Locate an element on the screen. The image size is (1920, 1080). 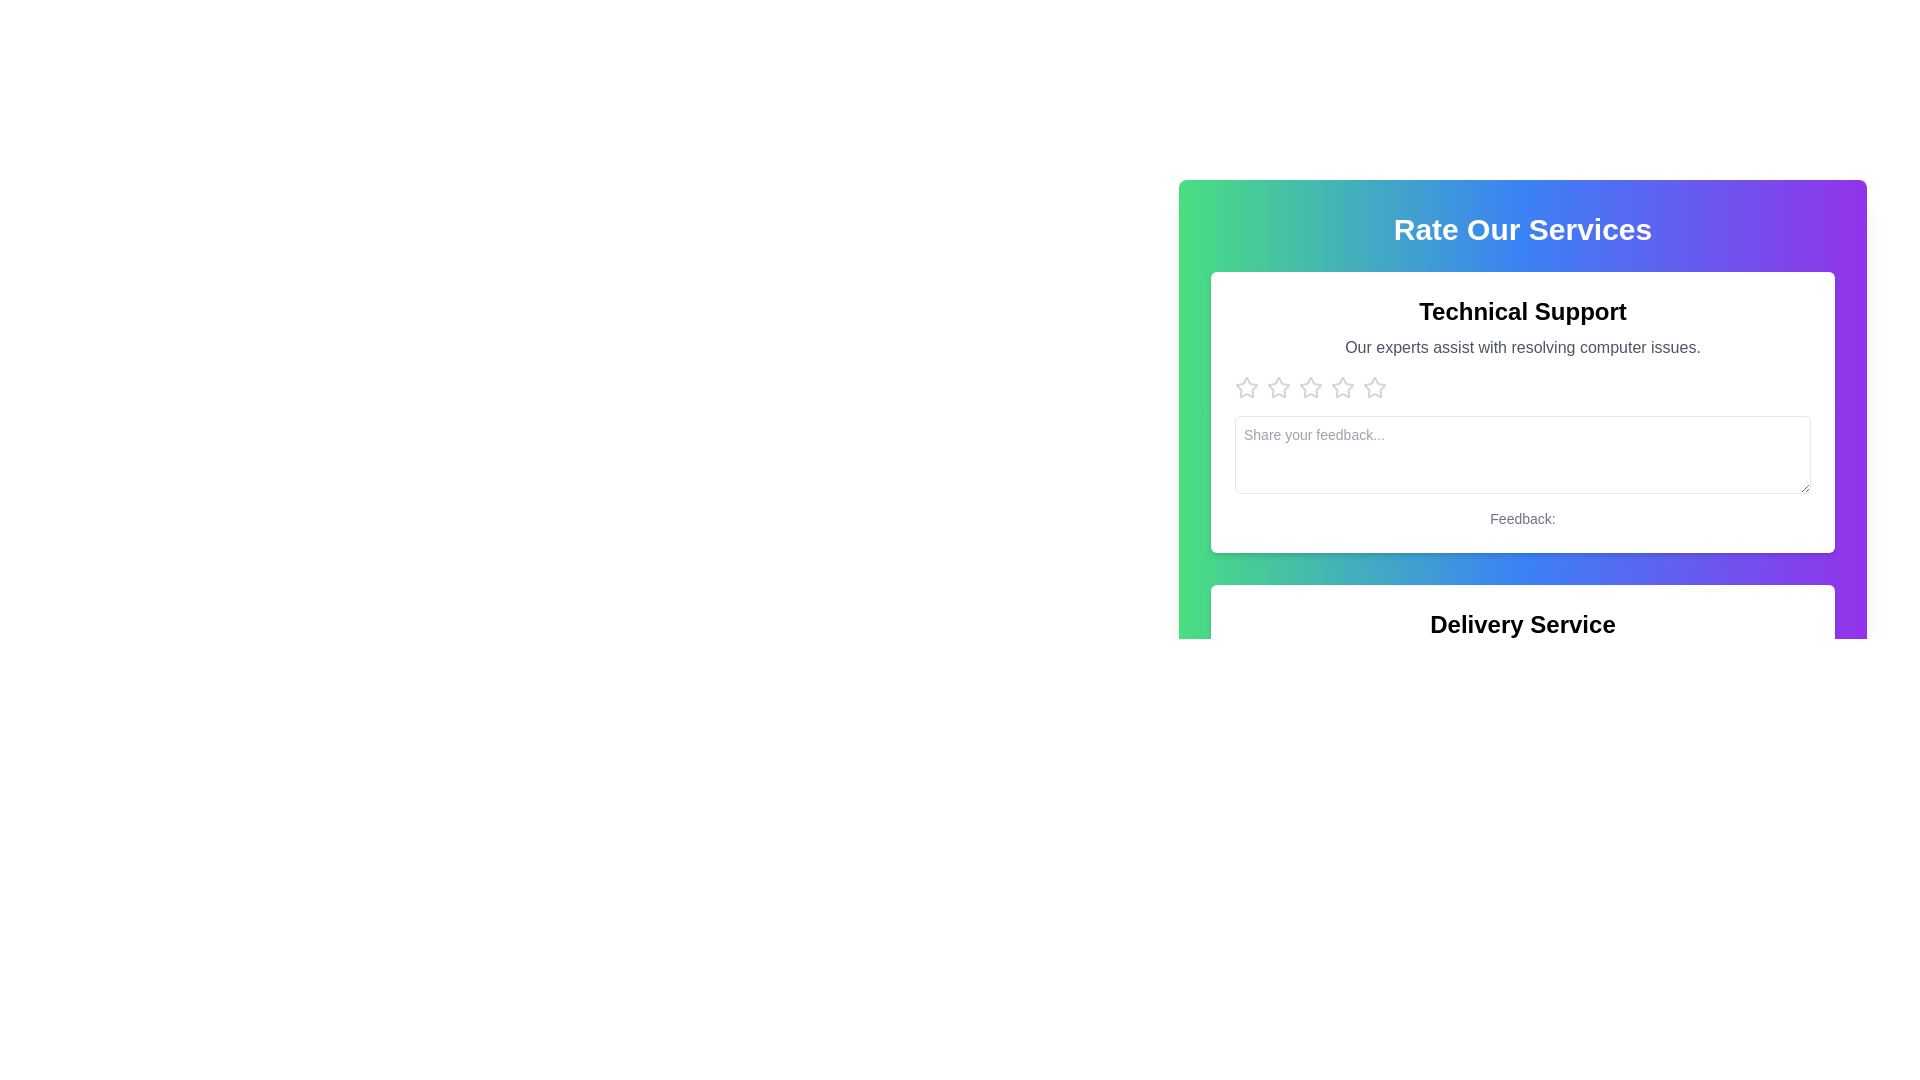
the fourth star icon in the star rating control for highlighting, located in the 'Rate Our Services' section is located at coordinates (1373, 387).